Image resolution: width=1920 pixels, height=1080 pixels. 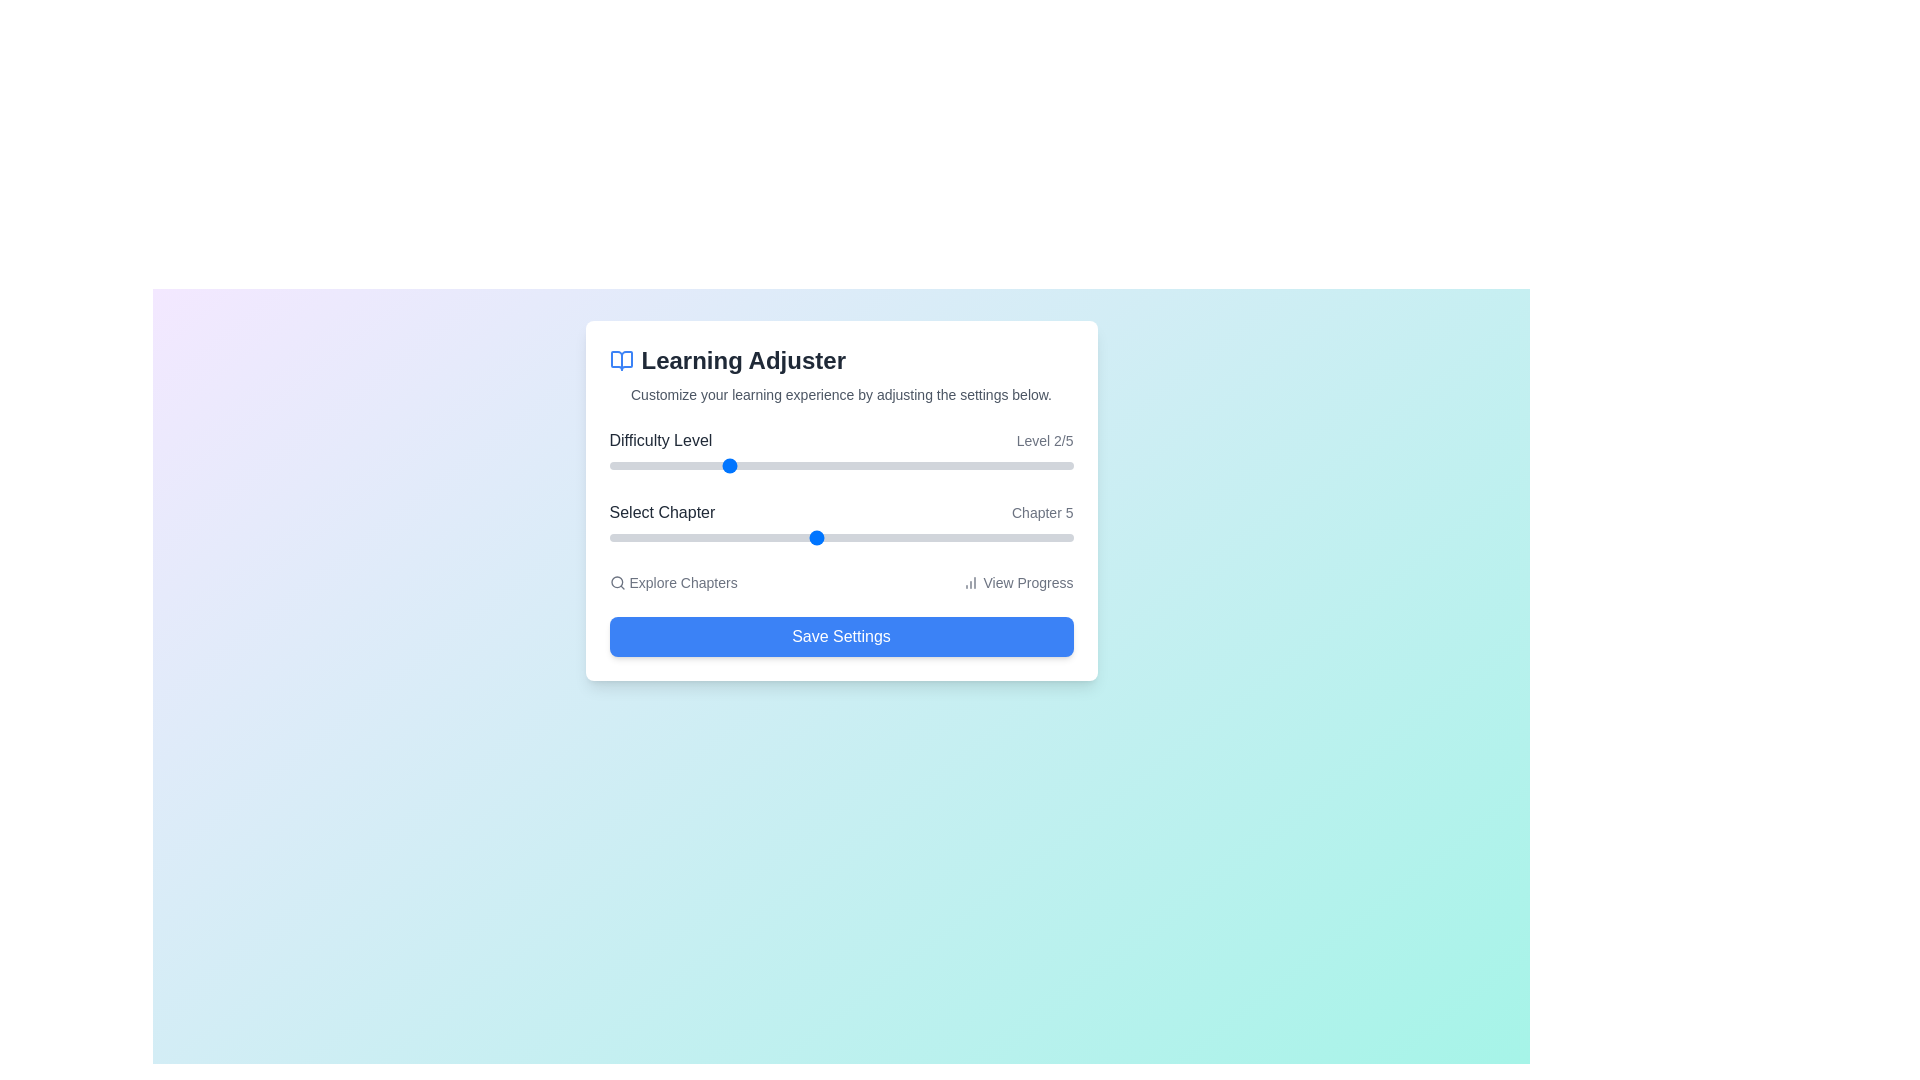 I want to click on the text label with an icon that serves as a header for the card, positioned centrally at the top of the card above a descriptive paragraph, so click(x=841, y=361).